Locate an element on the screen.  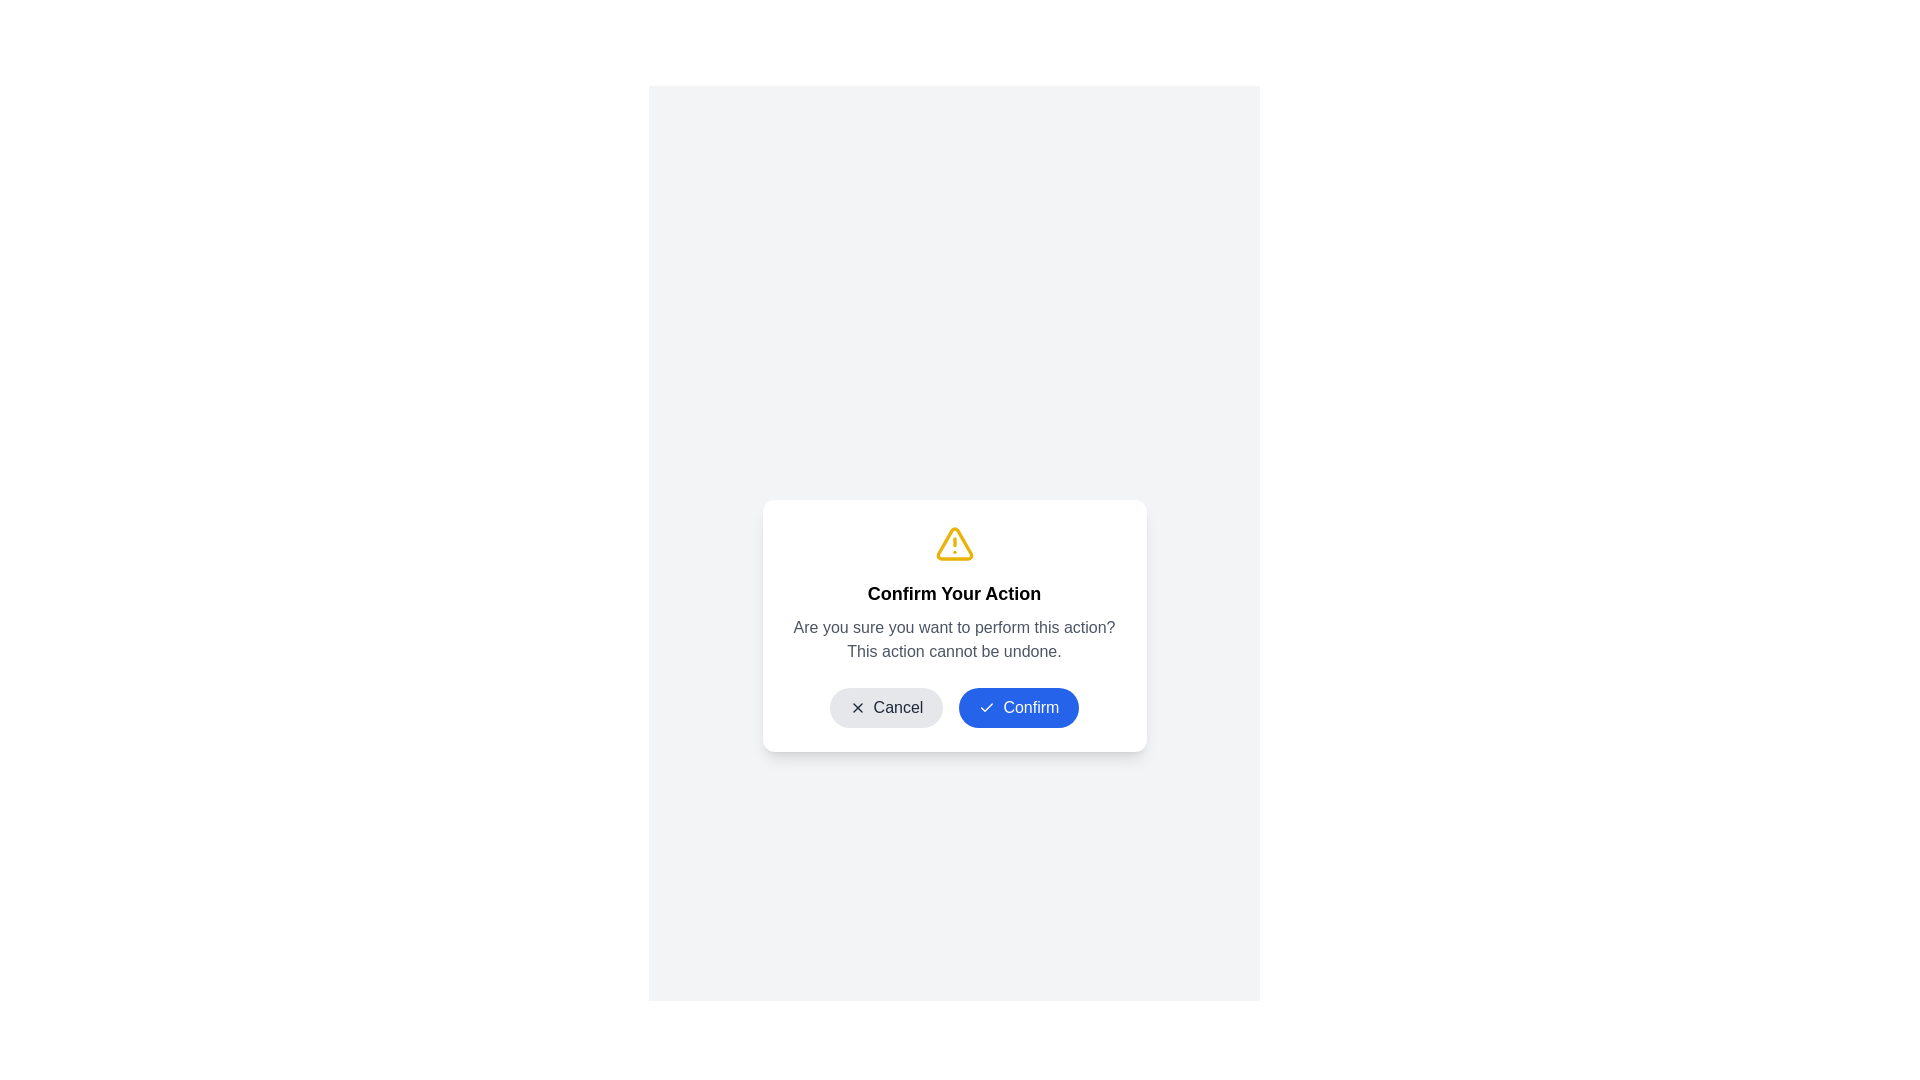
the Heading Text element that reads 'Confirm Your Action', which is a bold, large-font text located centrally in the dialog box, below a yellow warning icon is located at coordinates (953, 593).